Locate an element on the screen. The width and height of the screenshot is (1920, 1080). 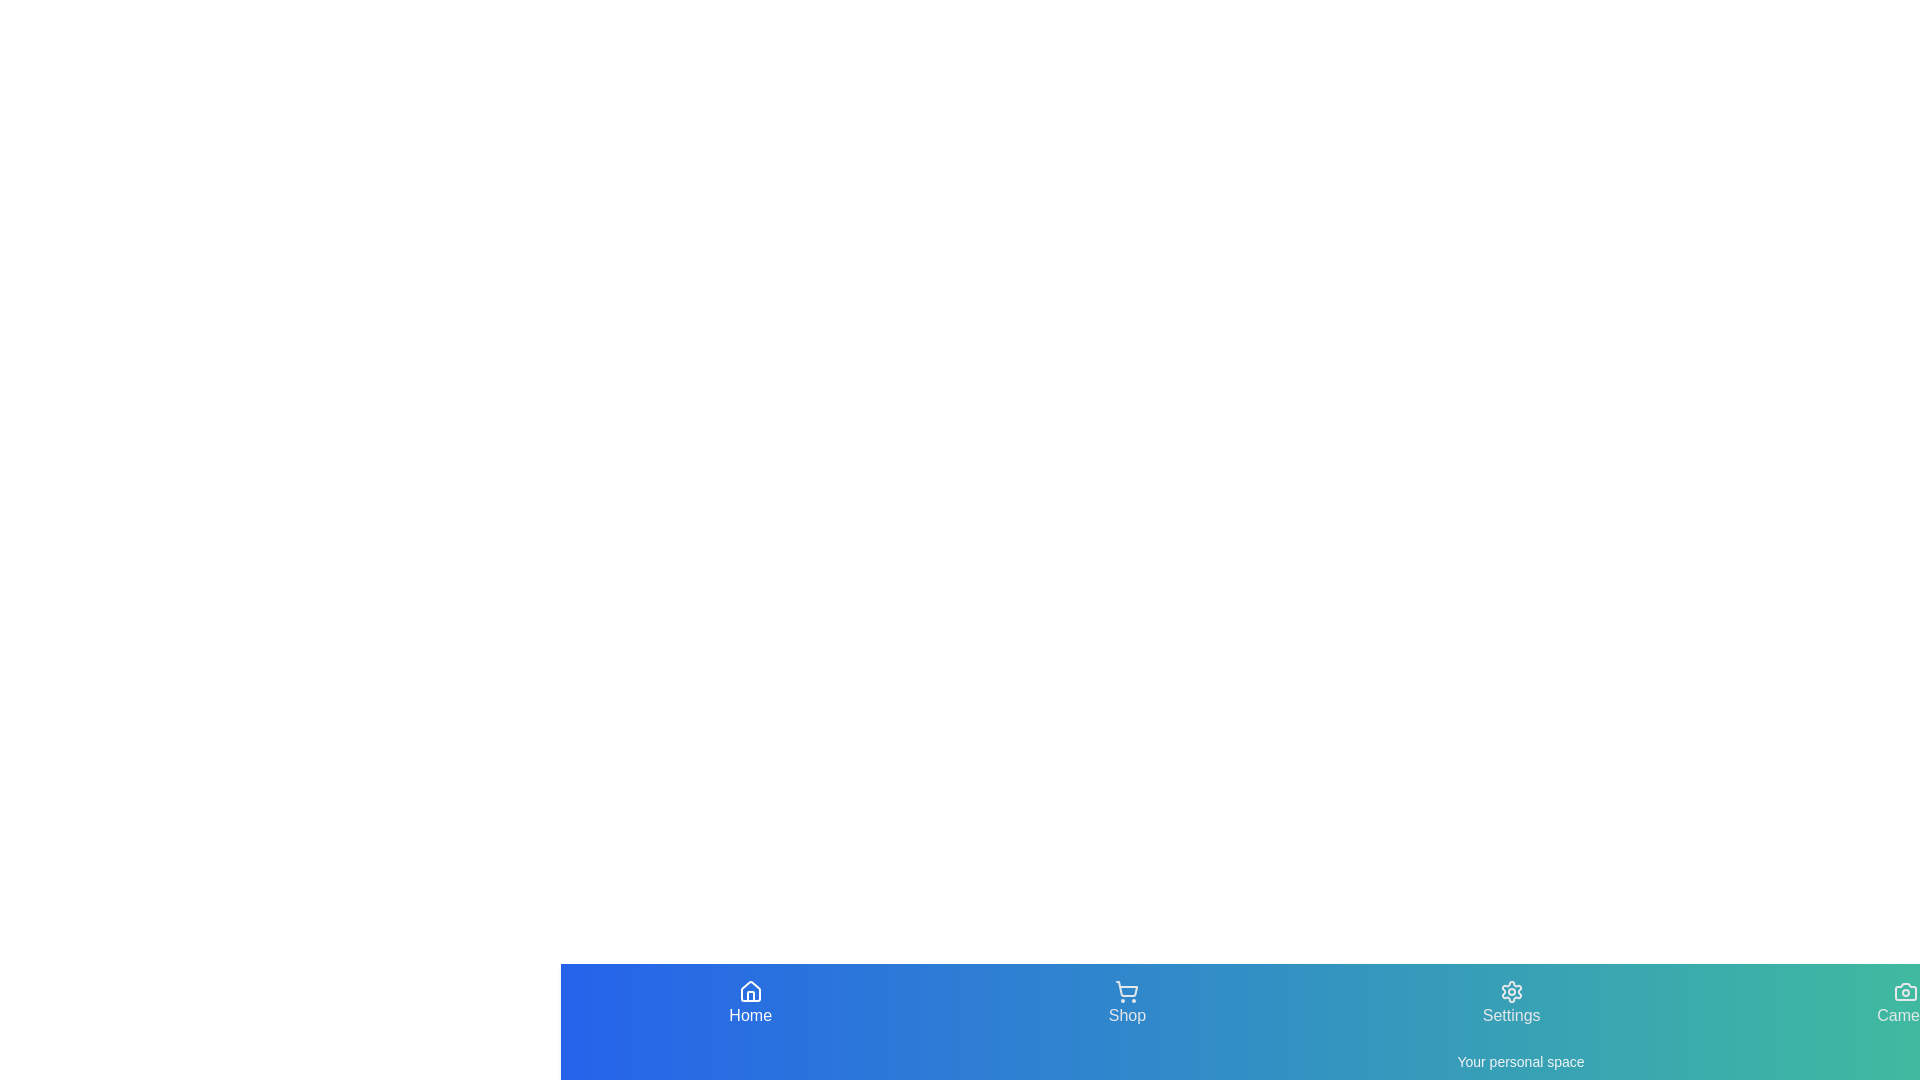
the description text to highlight it is located at coordinates (1520, 1060).